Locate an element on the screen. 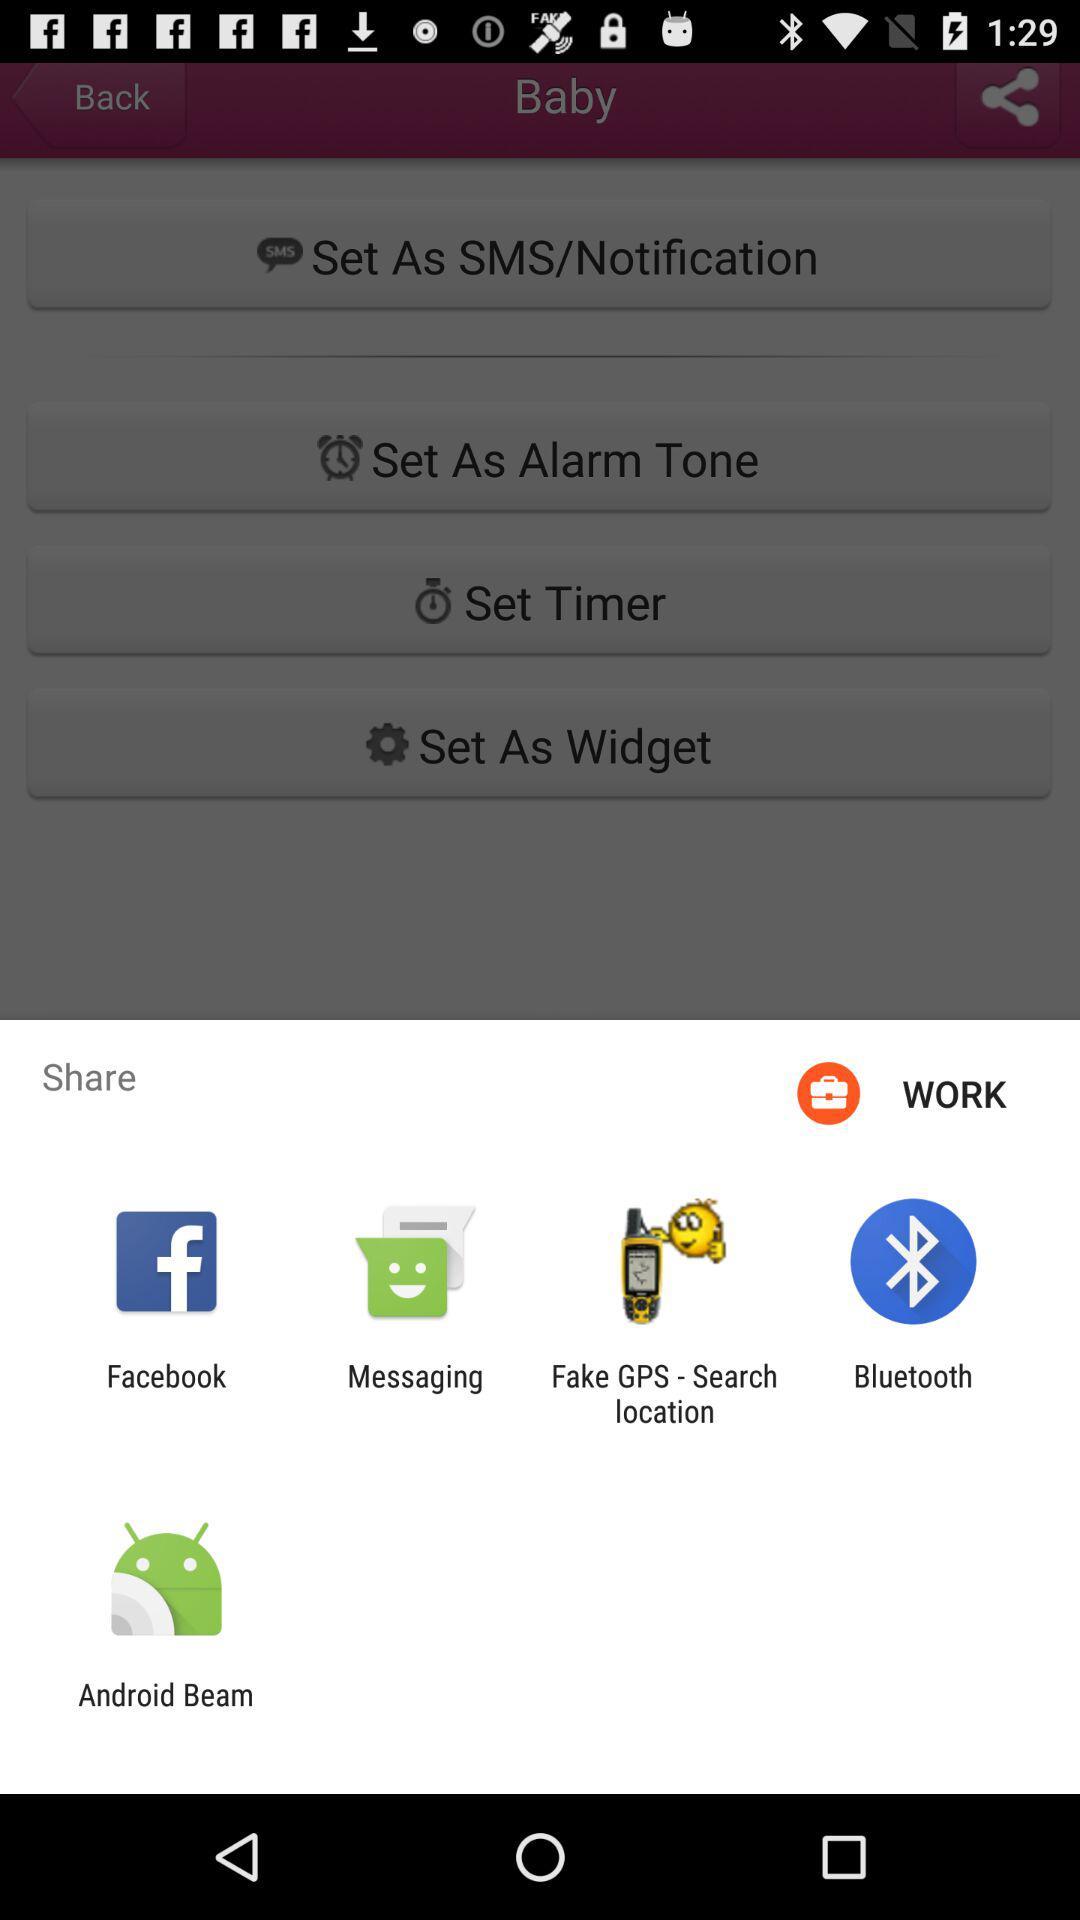 Image resolution: width=1080 pixels, height=1920 pixels. android beam app is located at coordinates (165, 1711).